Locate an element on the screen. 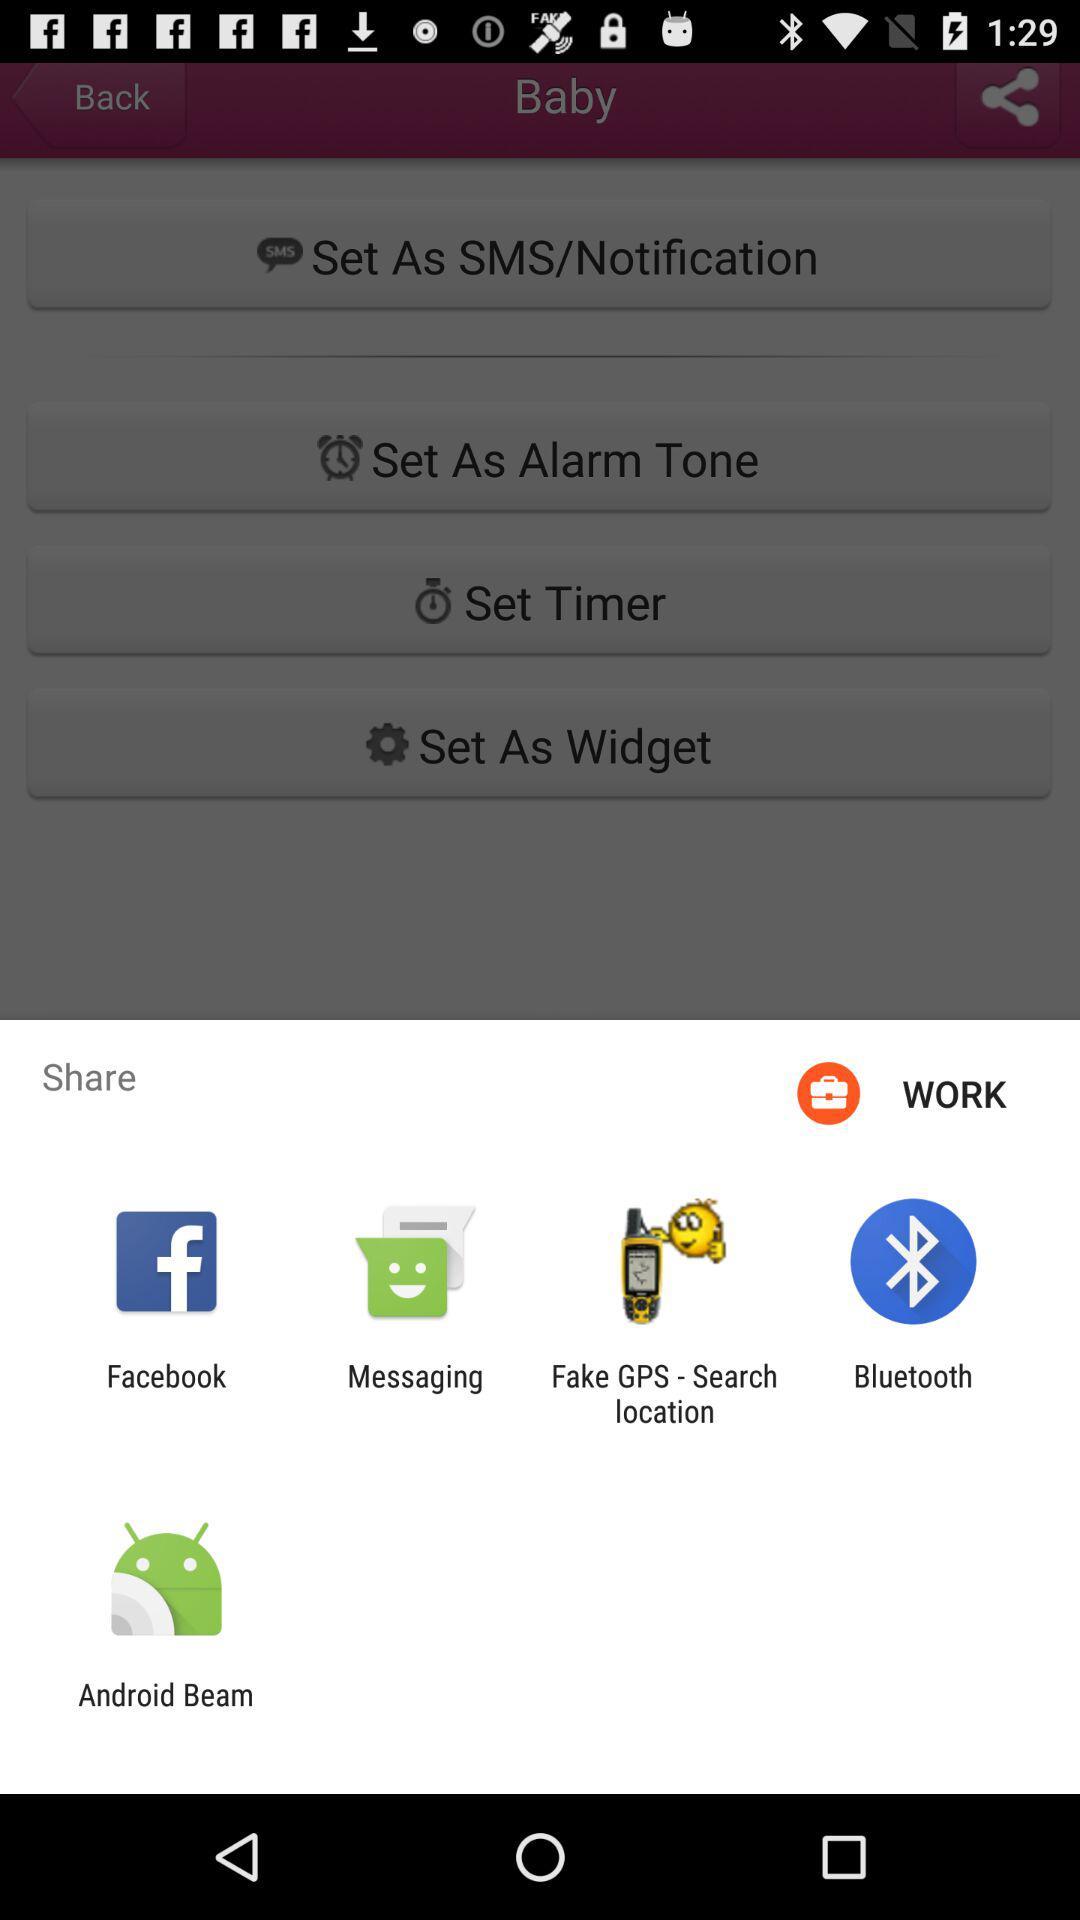 Image resolution: width=1080 pixels, height=1920 pixels. android beam app is located at coordinates (165, 1711).